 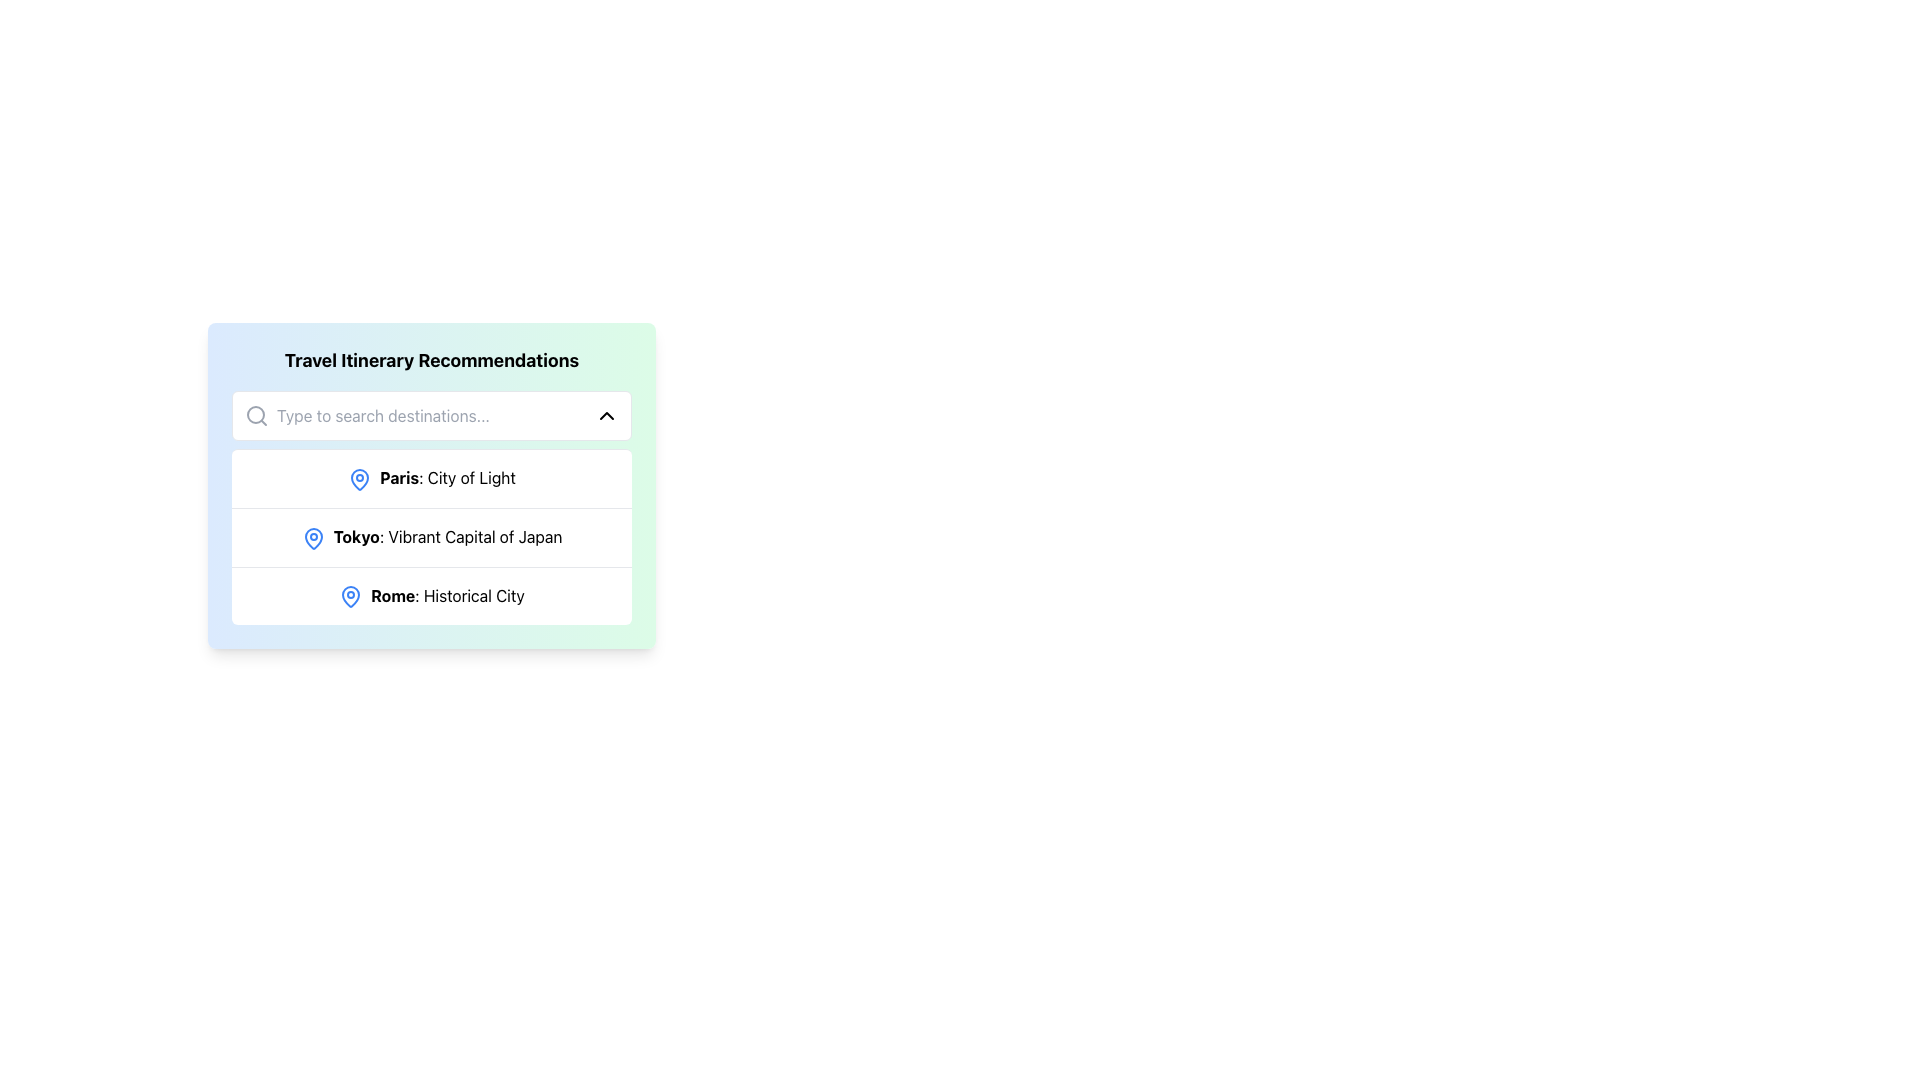 I want to click on the Circle (SVG Element) within the search icon located to the left of the search bar in the user interface, so click(x=254, y=414).